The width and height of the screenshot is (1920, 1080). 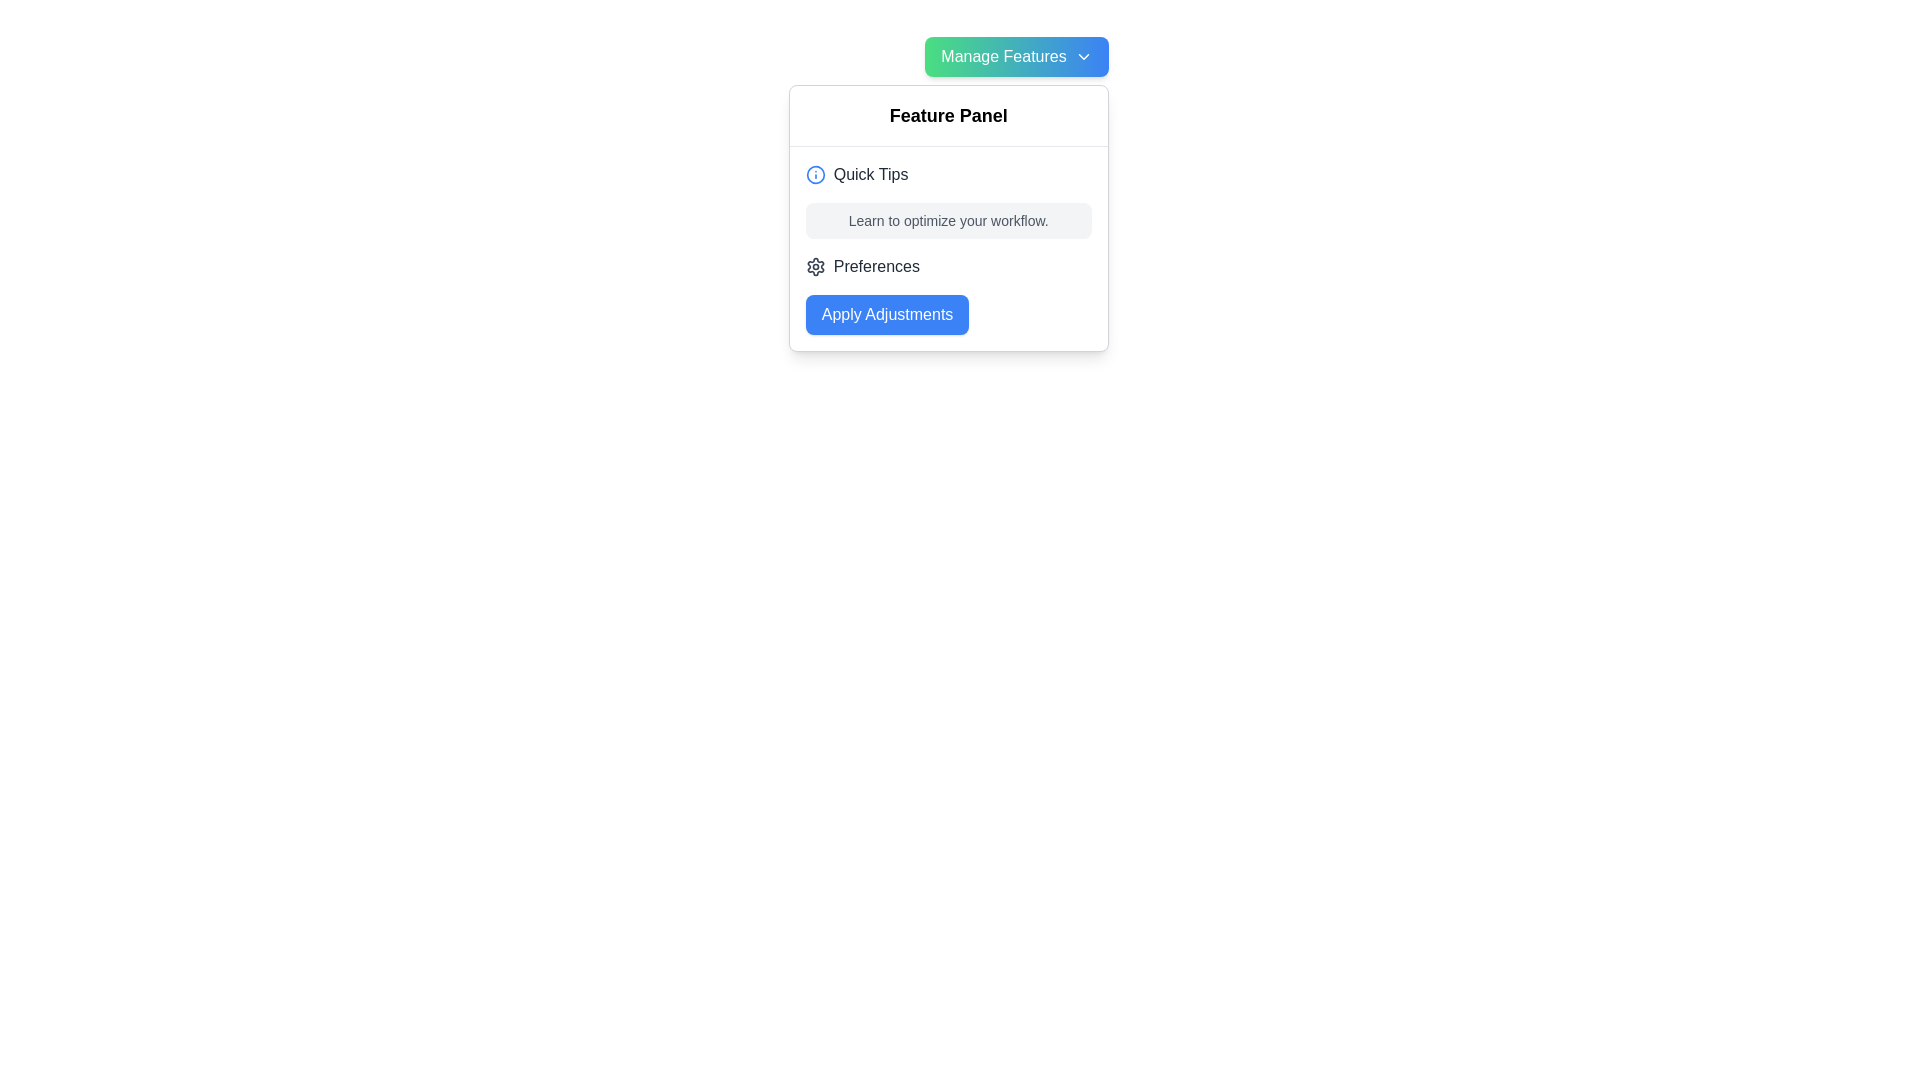 What do you see at coordinates (947, 220) in the screenshot?
I see `the TextLabel that provides guidance related to the 'Quick Tips' section located under the blue 'Quick Tips' label and icon in the main 'Feature Panel'` at bounding box center [947, 220].